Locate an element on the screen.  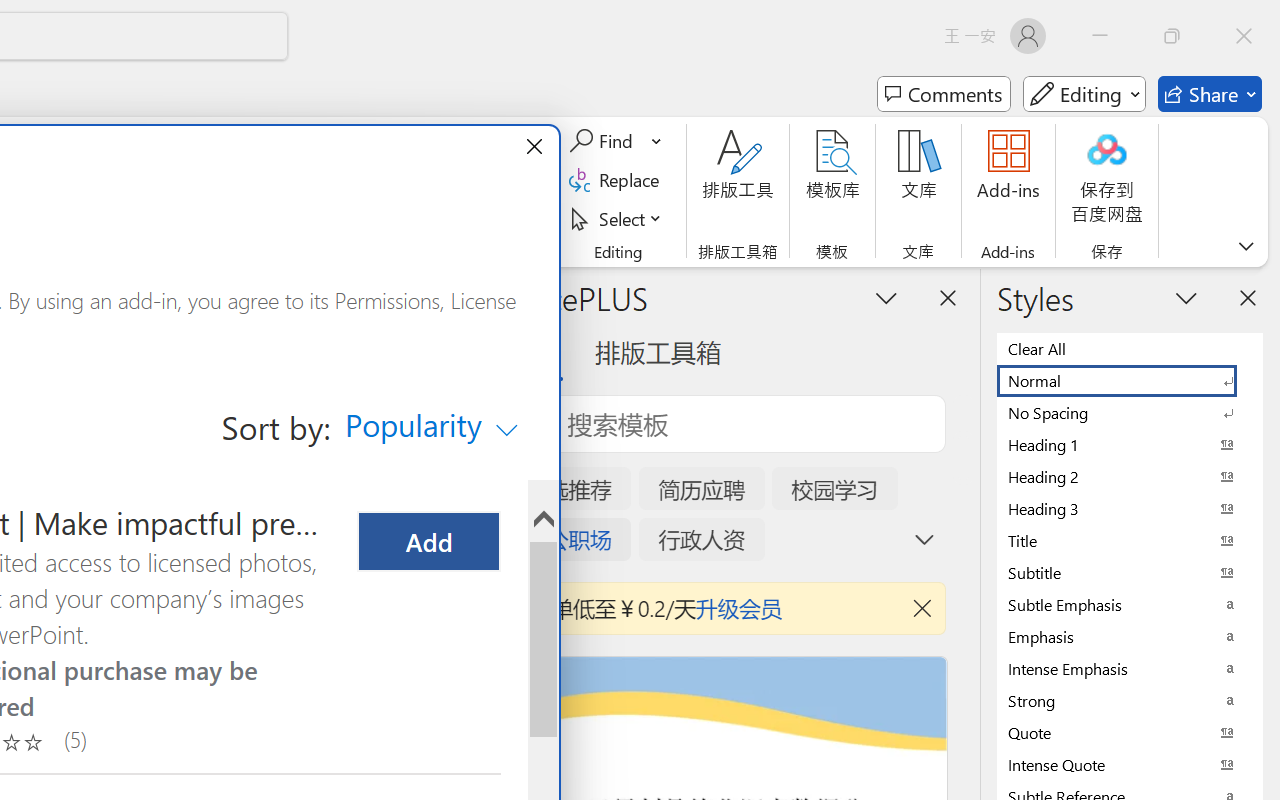
'Mode' is located at coordinates (1083, 94).